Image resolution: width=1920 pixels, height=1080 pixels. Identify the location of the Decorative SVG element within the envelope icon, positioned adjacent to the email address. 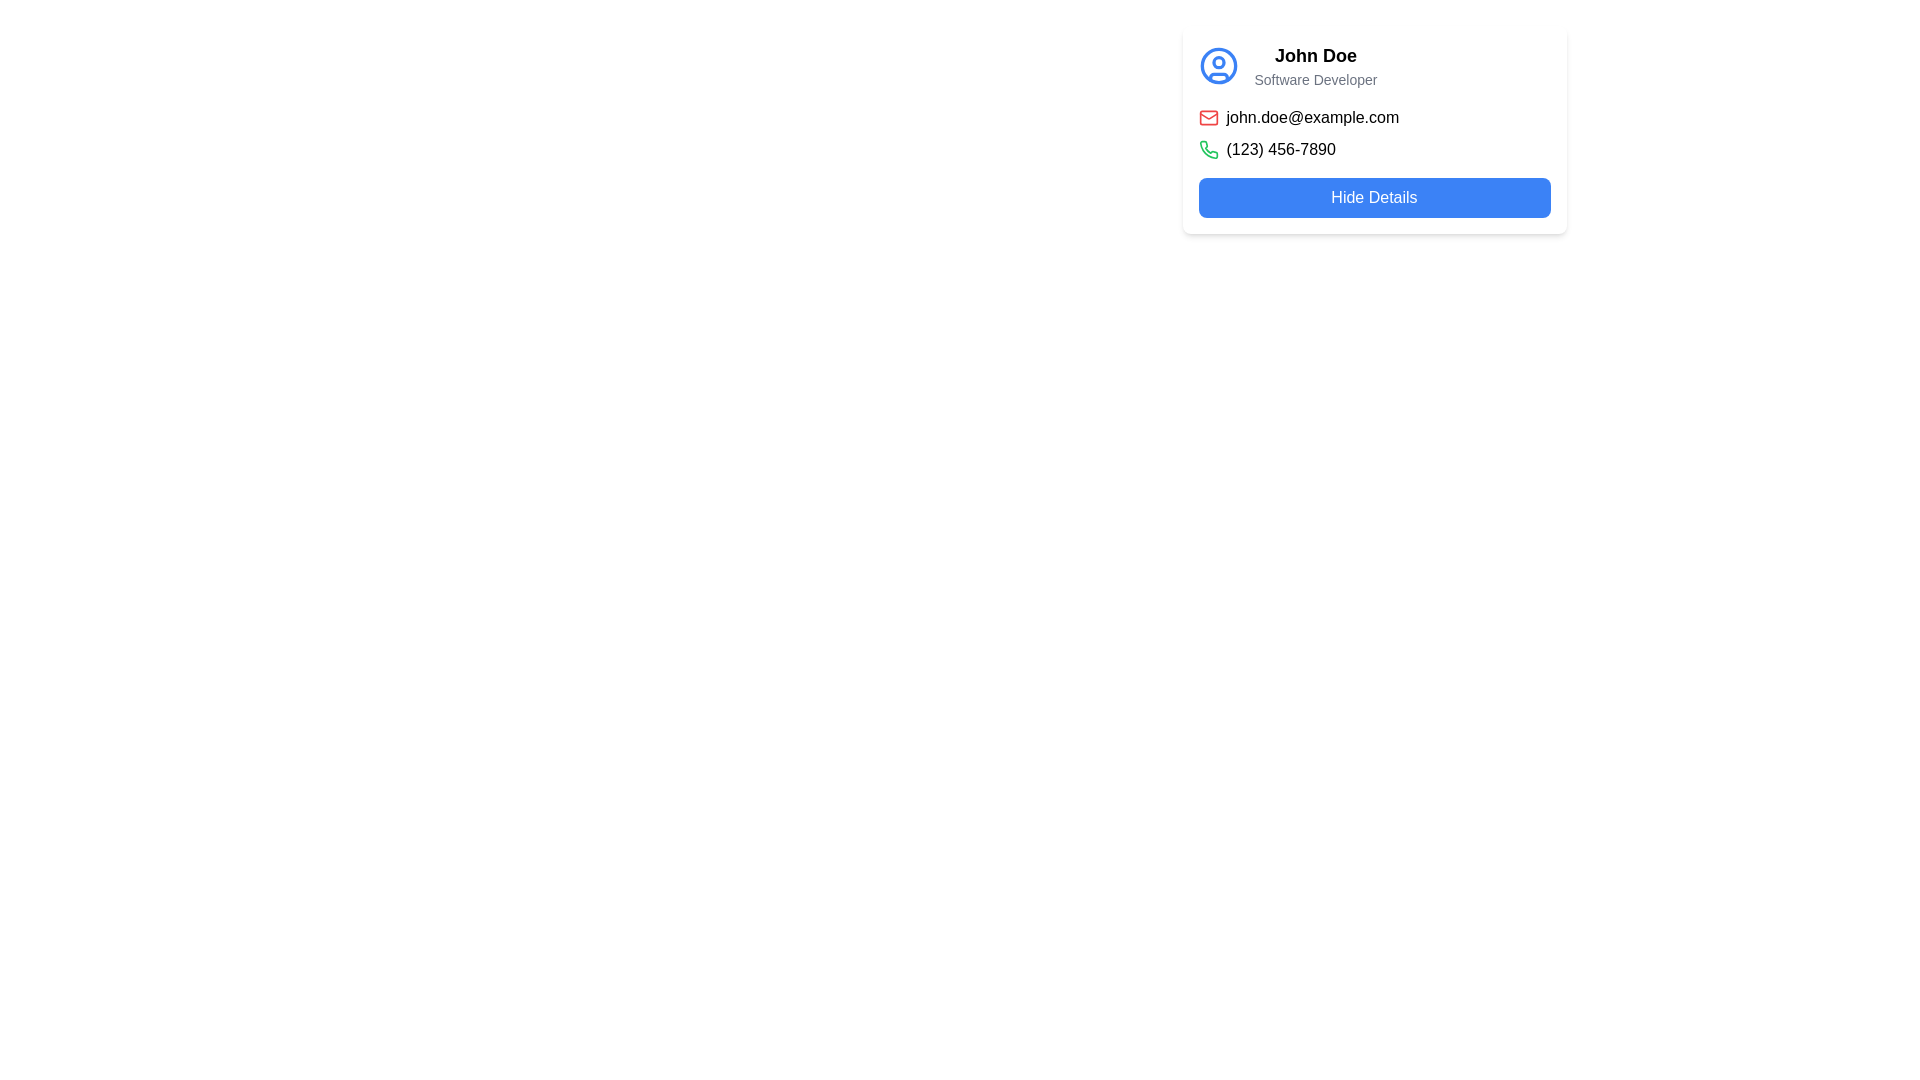
(1207, 118).